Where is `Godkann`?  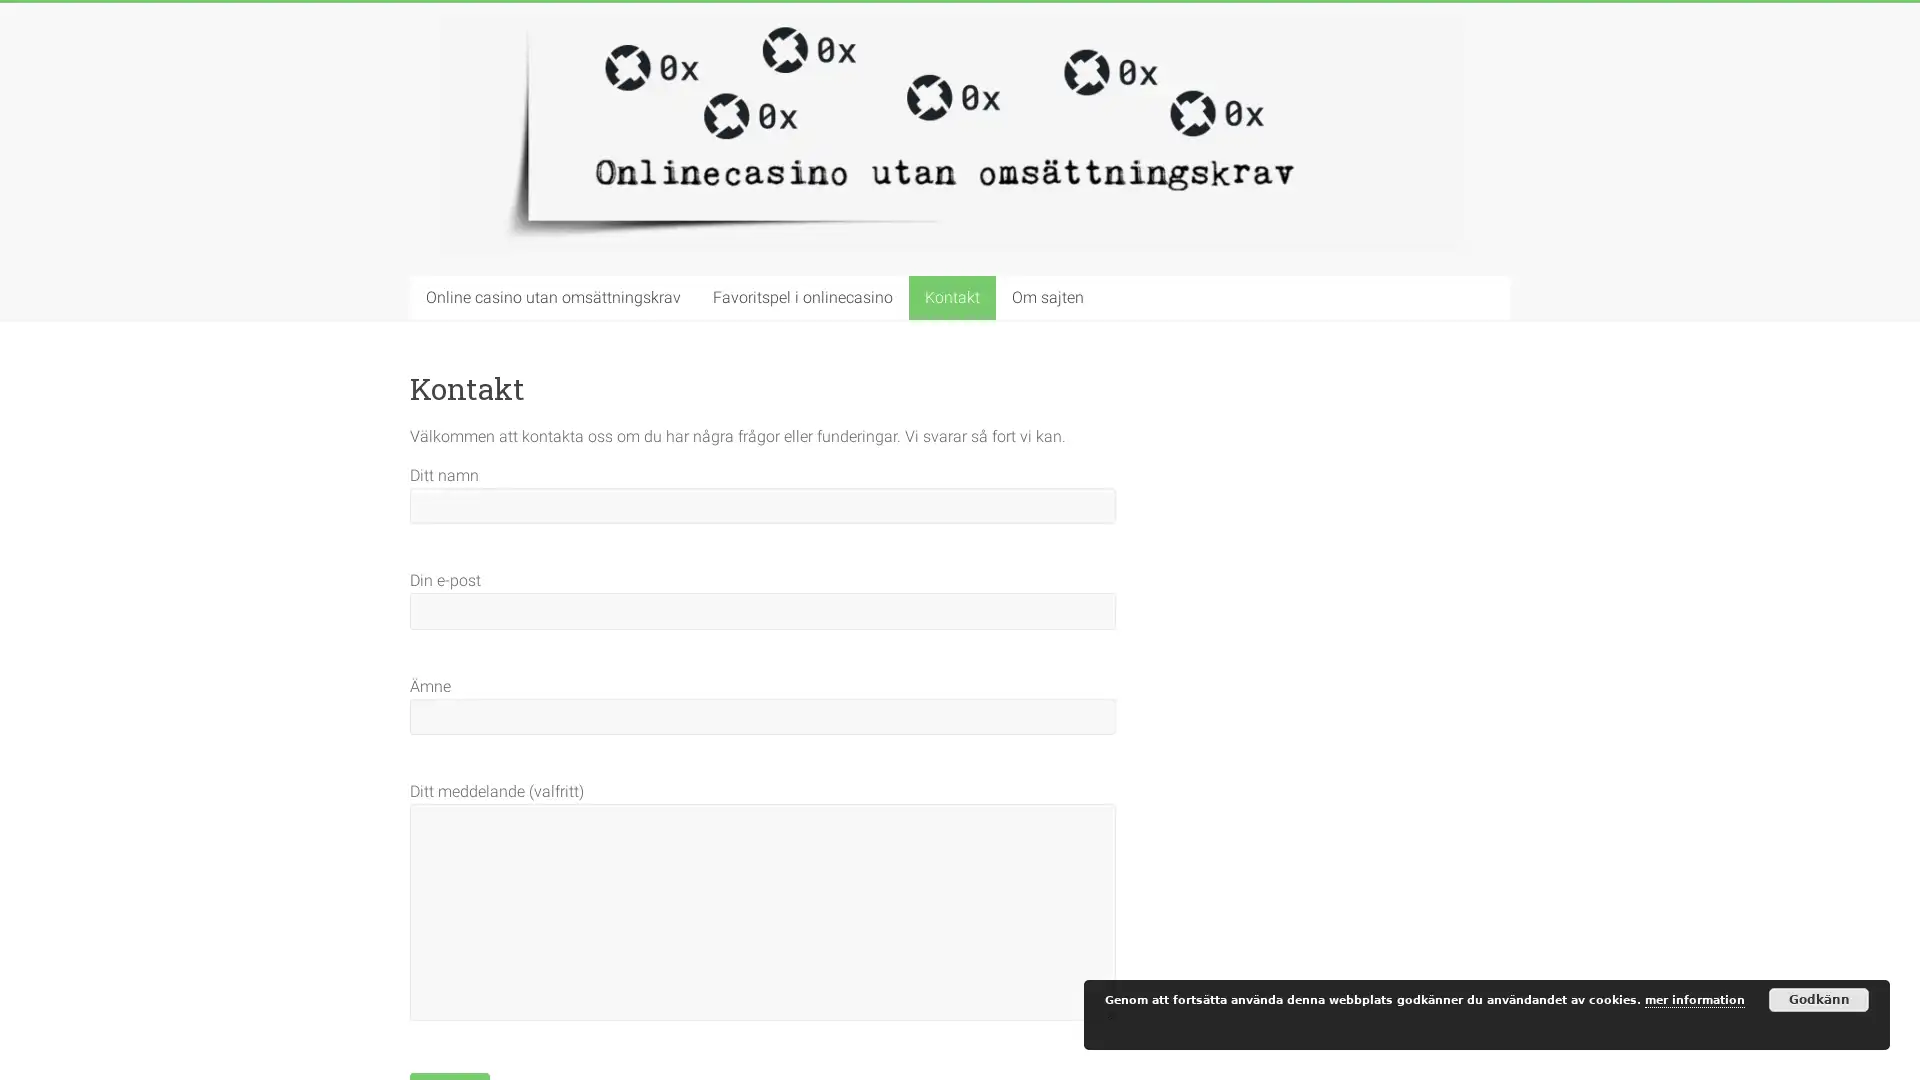
Godkann is located at coordinates (1819, 999).